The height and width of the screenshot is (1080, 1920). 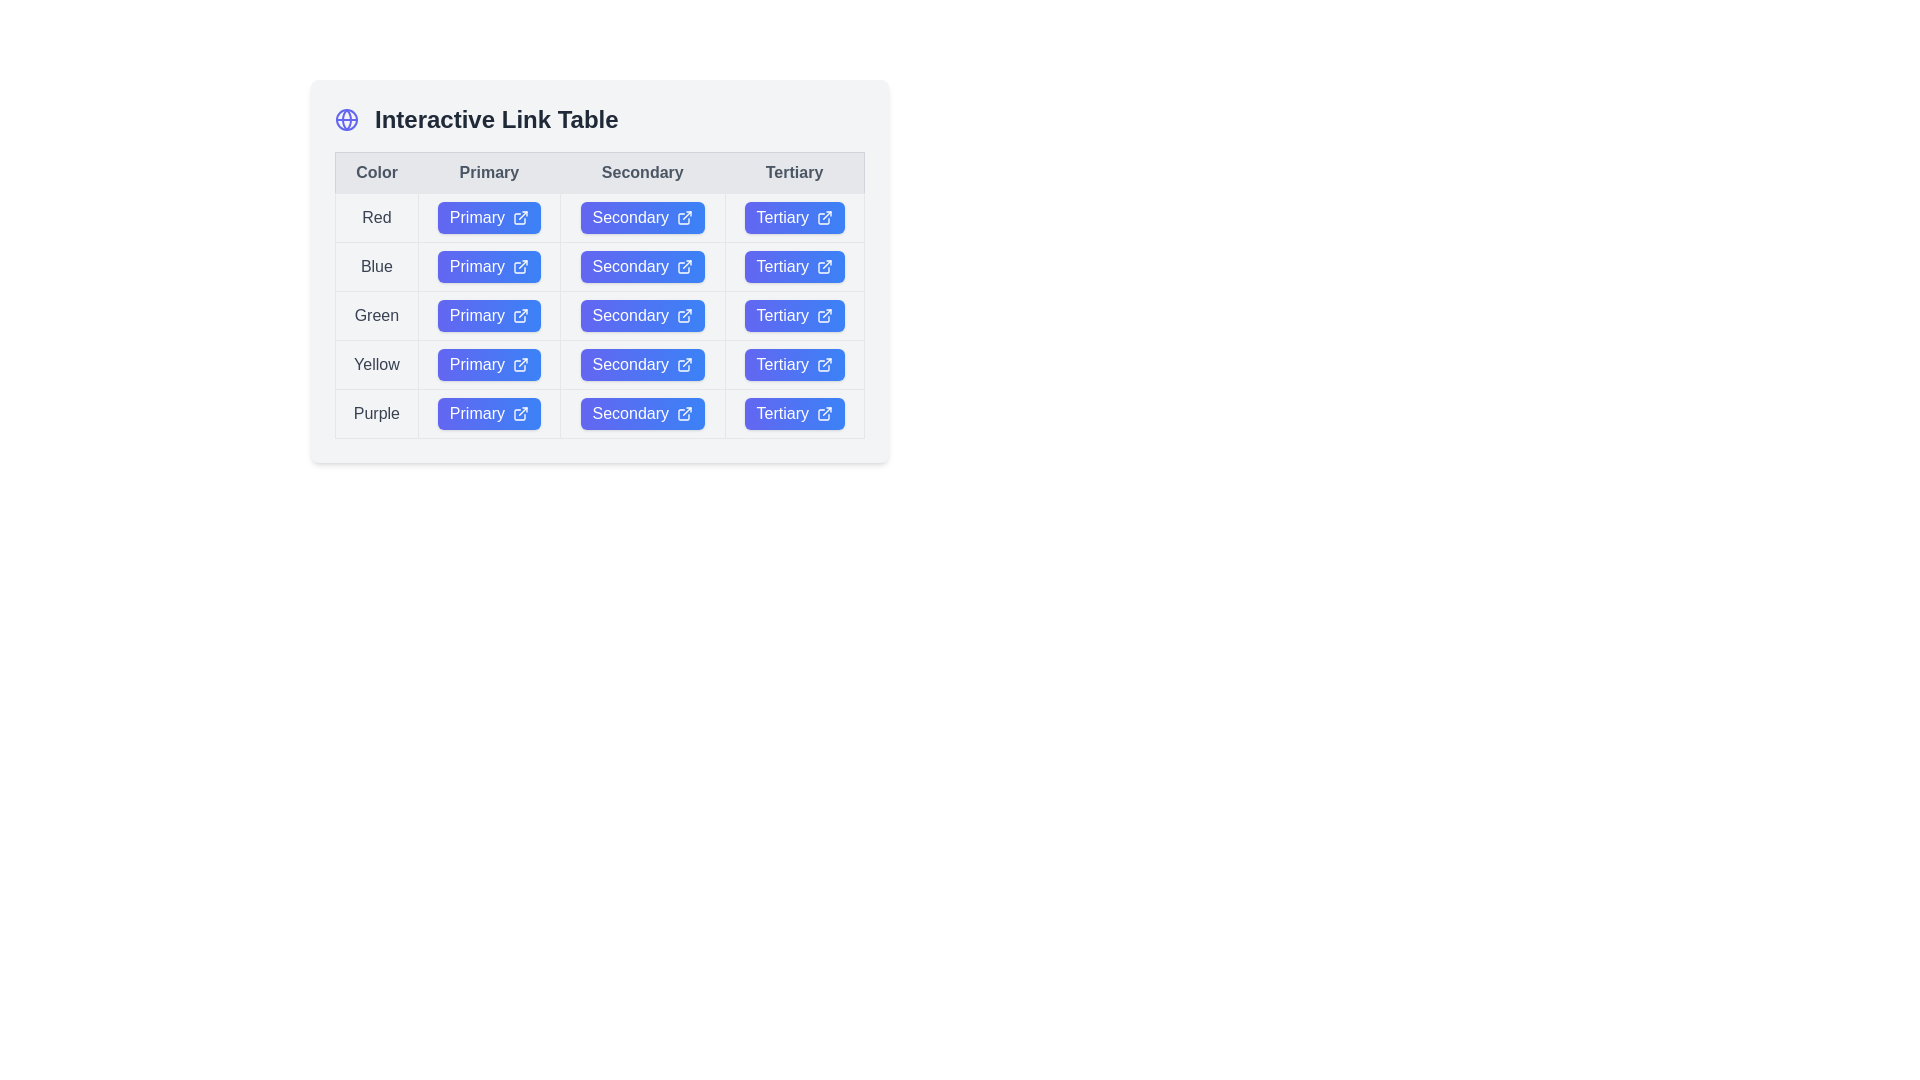 I want to click on the 'Secondary' button with a gradient blue color and an external link icon located in the 'Interactive Link Table' under the 'Green' row, so click(x=642, y=315).